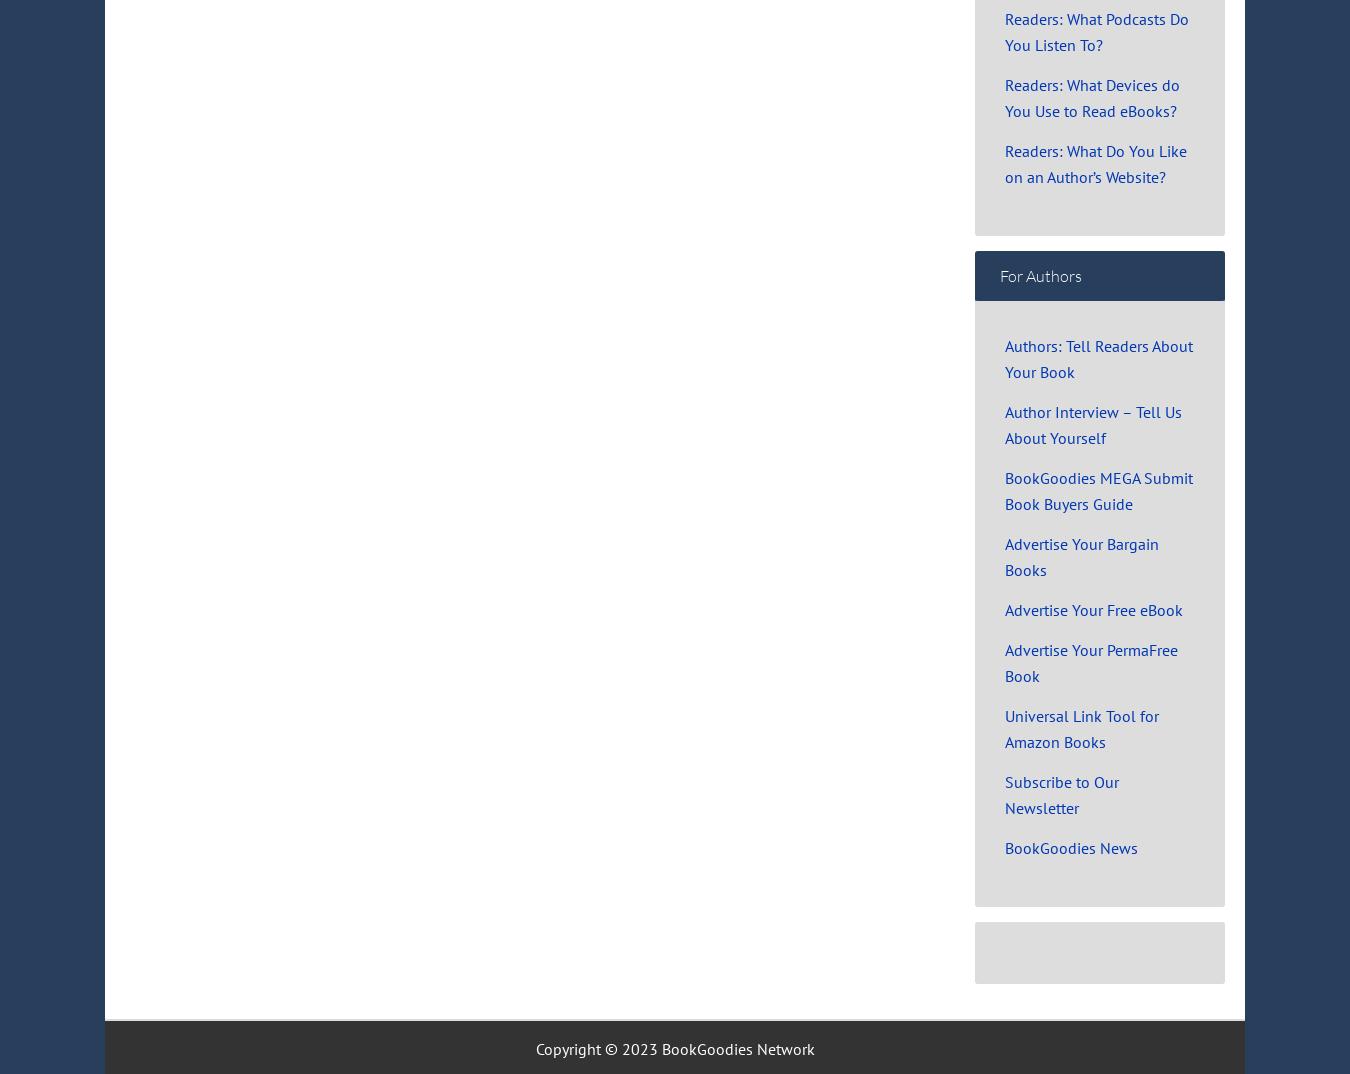 The image size is (1350, 1074). Describe the element at coordinates (1094, 608) in the screenshot. I see `'Advertise Your Free eBook'` at that location.